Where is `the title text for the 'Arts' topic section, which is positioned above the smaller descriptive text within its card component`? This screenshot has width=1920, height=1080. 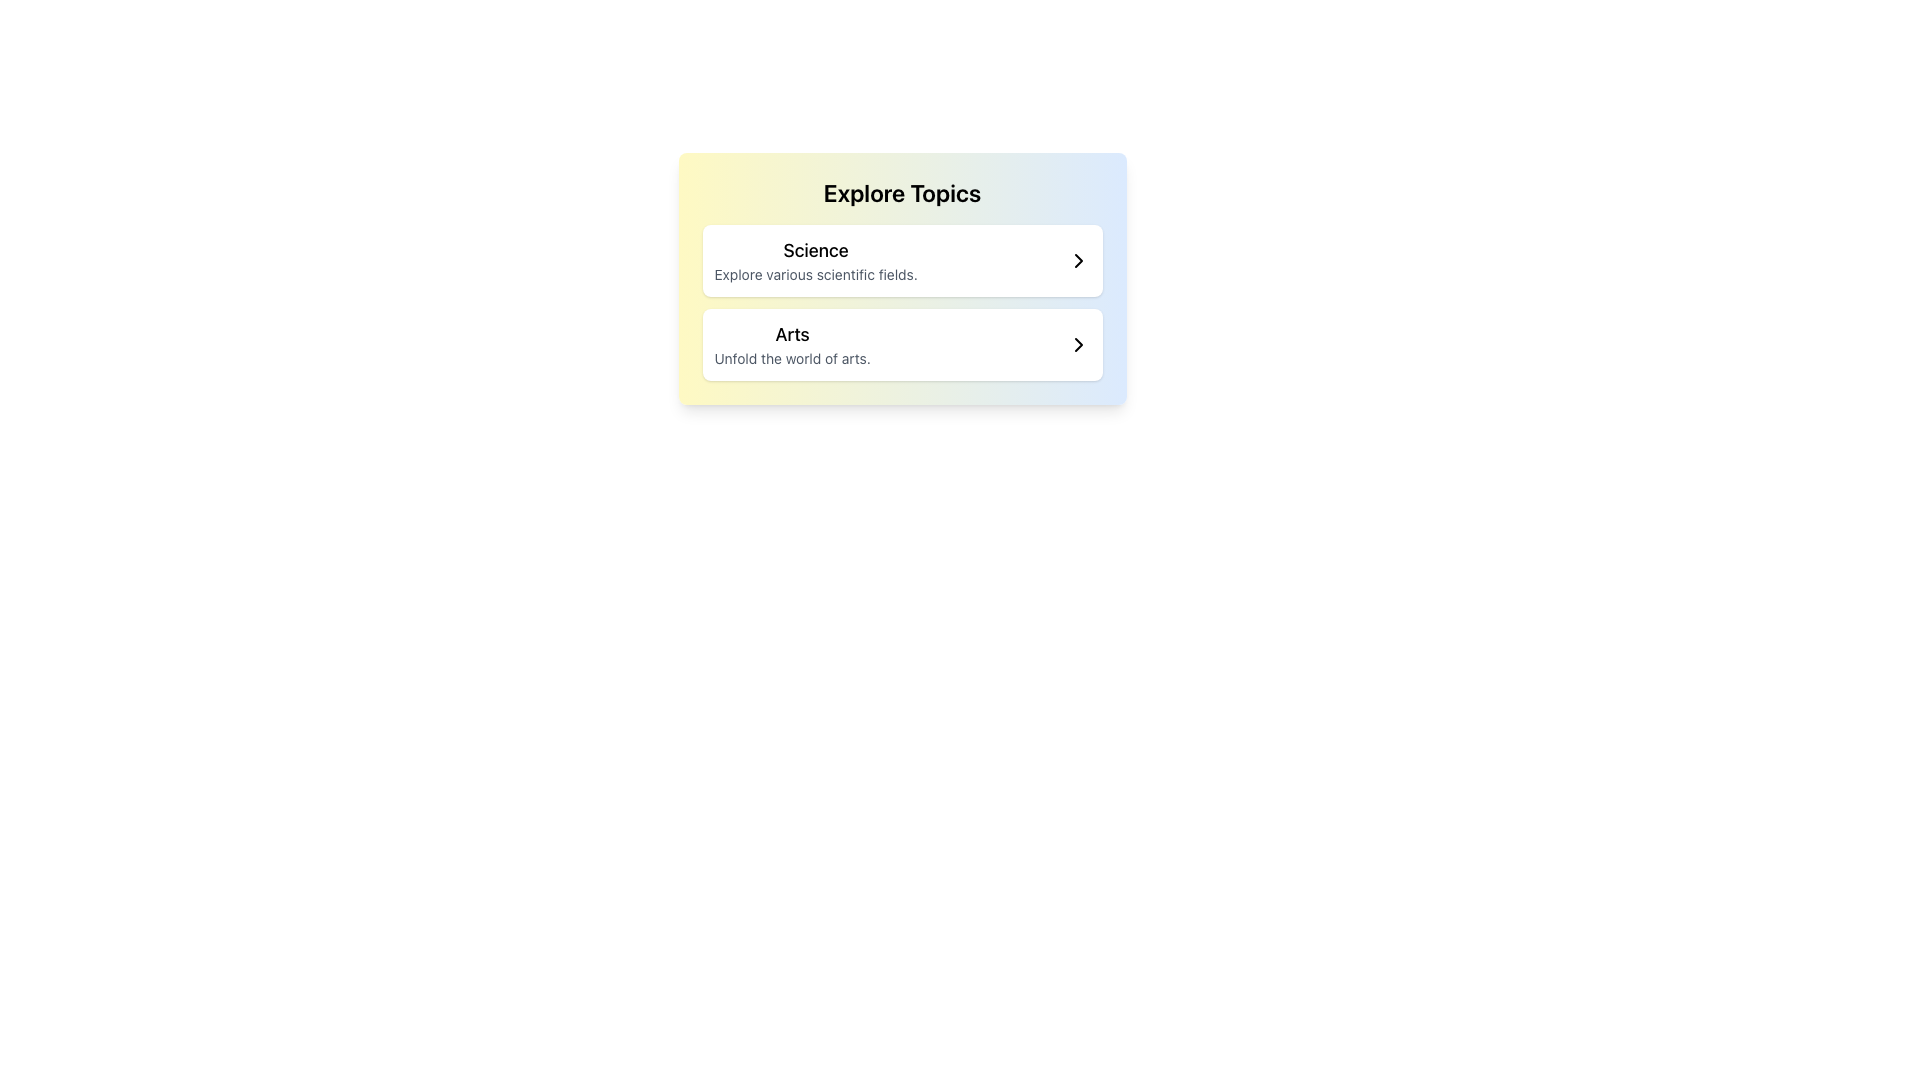 the title text for the 'Arts' topic section, which is positioned above the smaller descriptive text within its card component is located at coordinates (791, 334).